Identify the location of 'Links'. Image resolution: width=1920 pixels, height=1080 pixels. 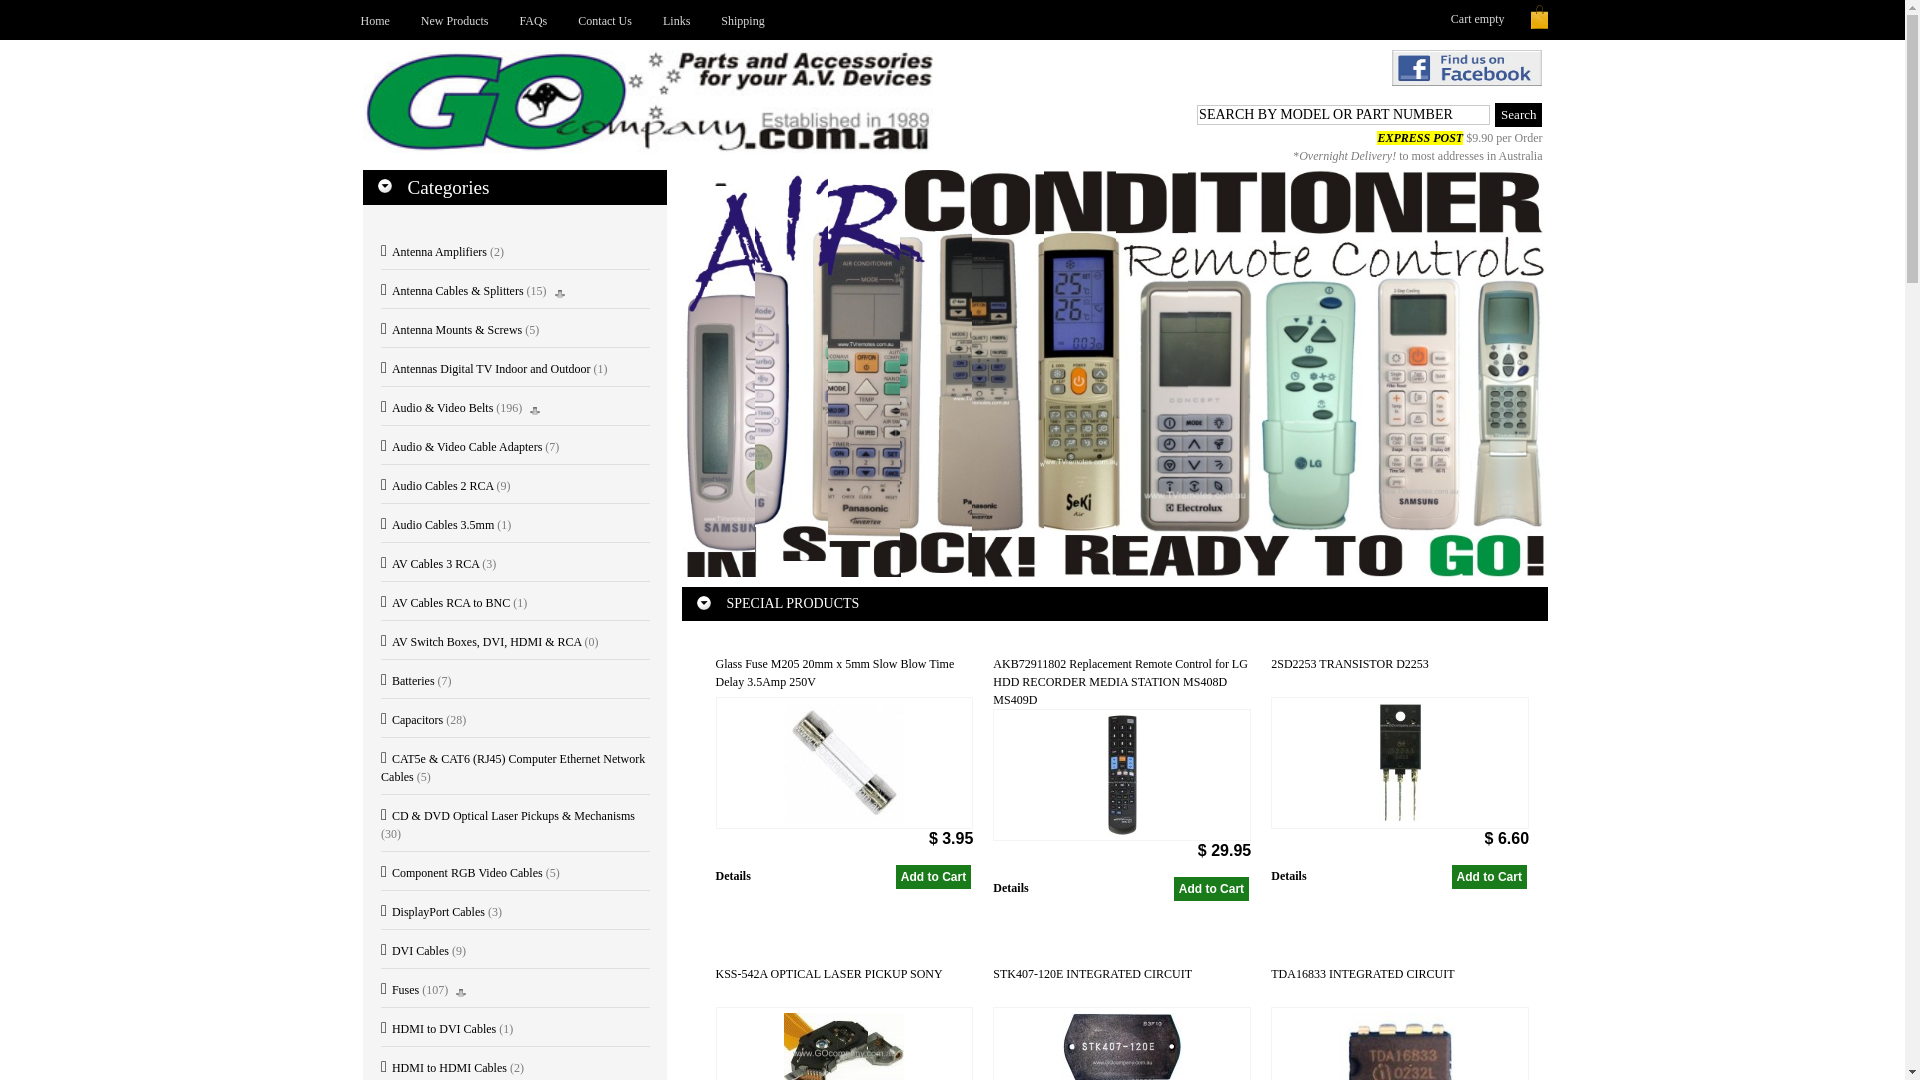
(676, 19).